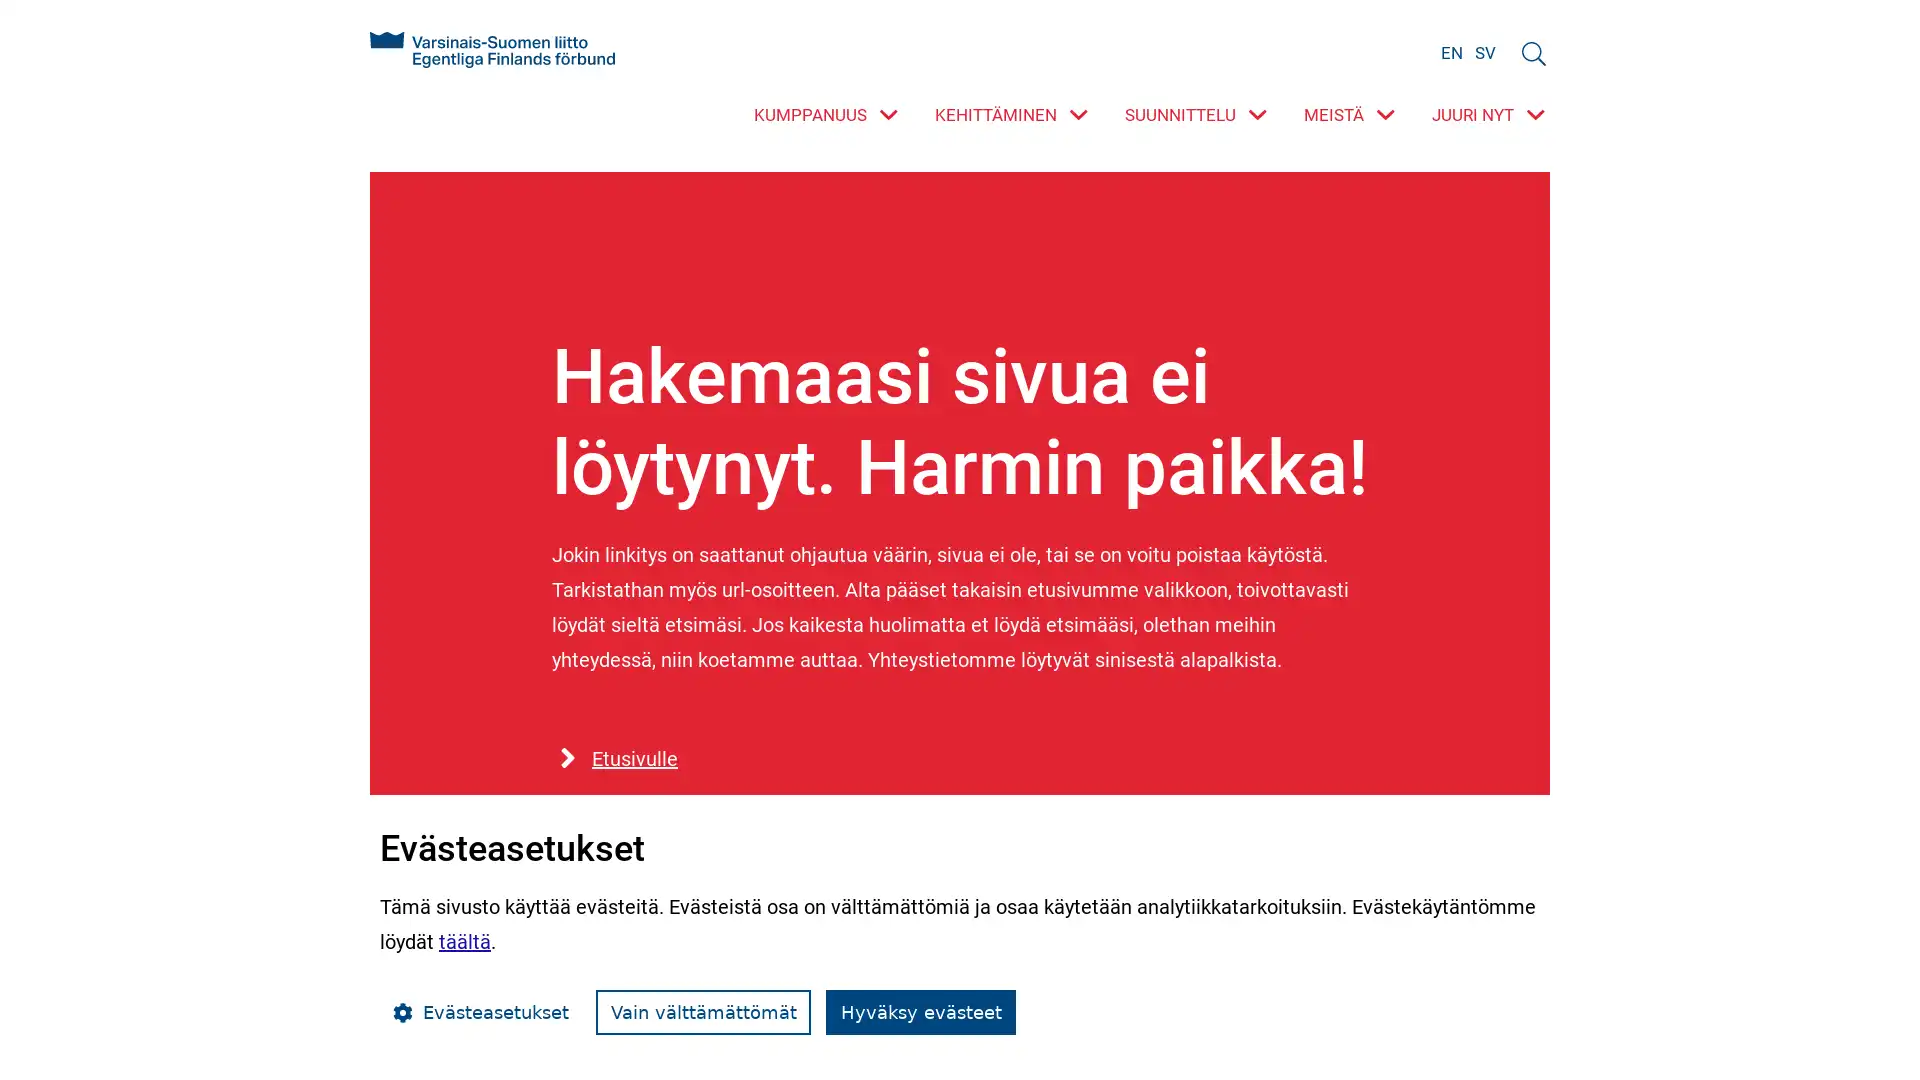 Image resolution: width=1920 pixels, height=1080 pixels. Describe the element at coordinates (480, 1012) in the screenshot. I see `Evasteasetukset` at that location.